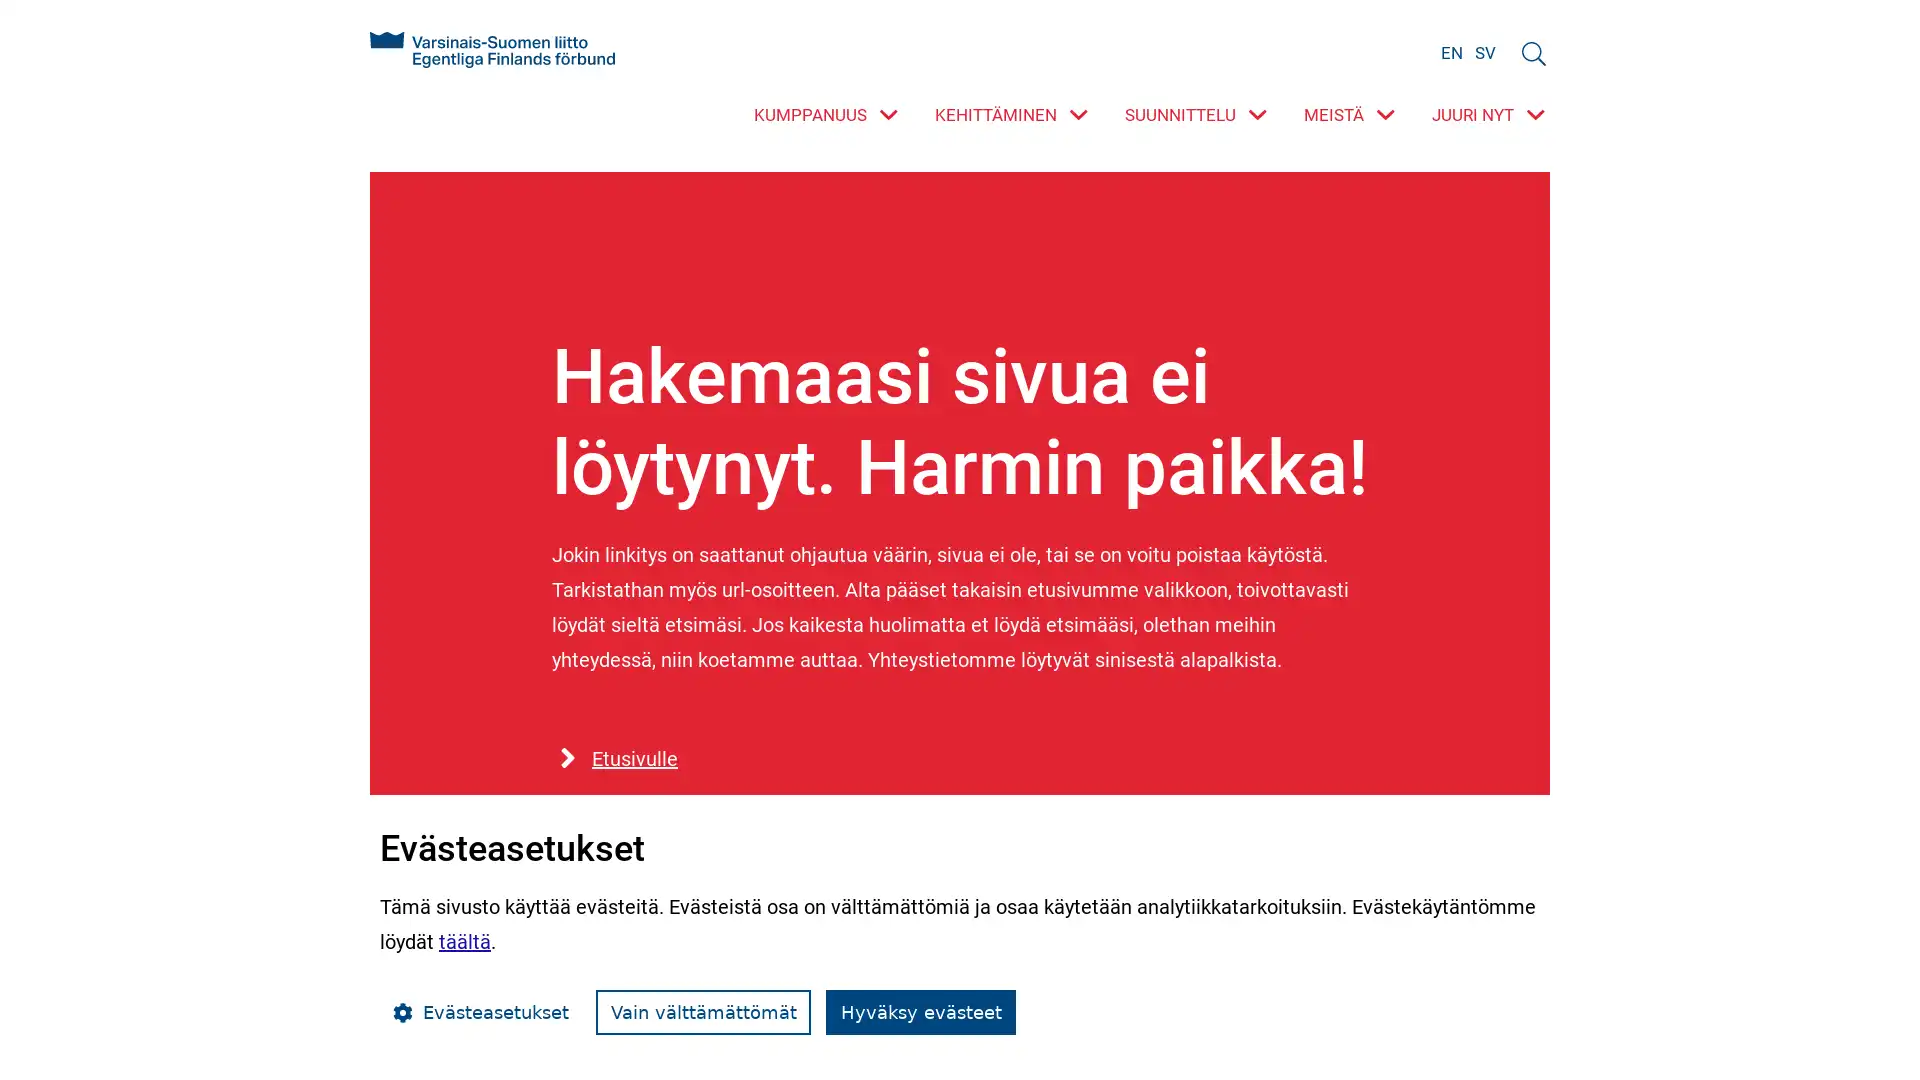 Image resolution: width=1920 pixels, height=1080 pixels. Describe the element at coordinates (480, 1012) in the screenshot. I see `Evasteasetukset` at that location.